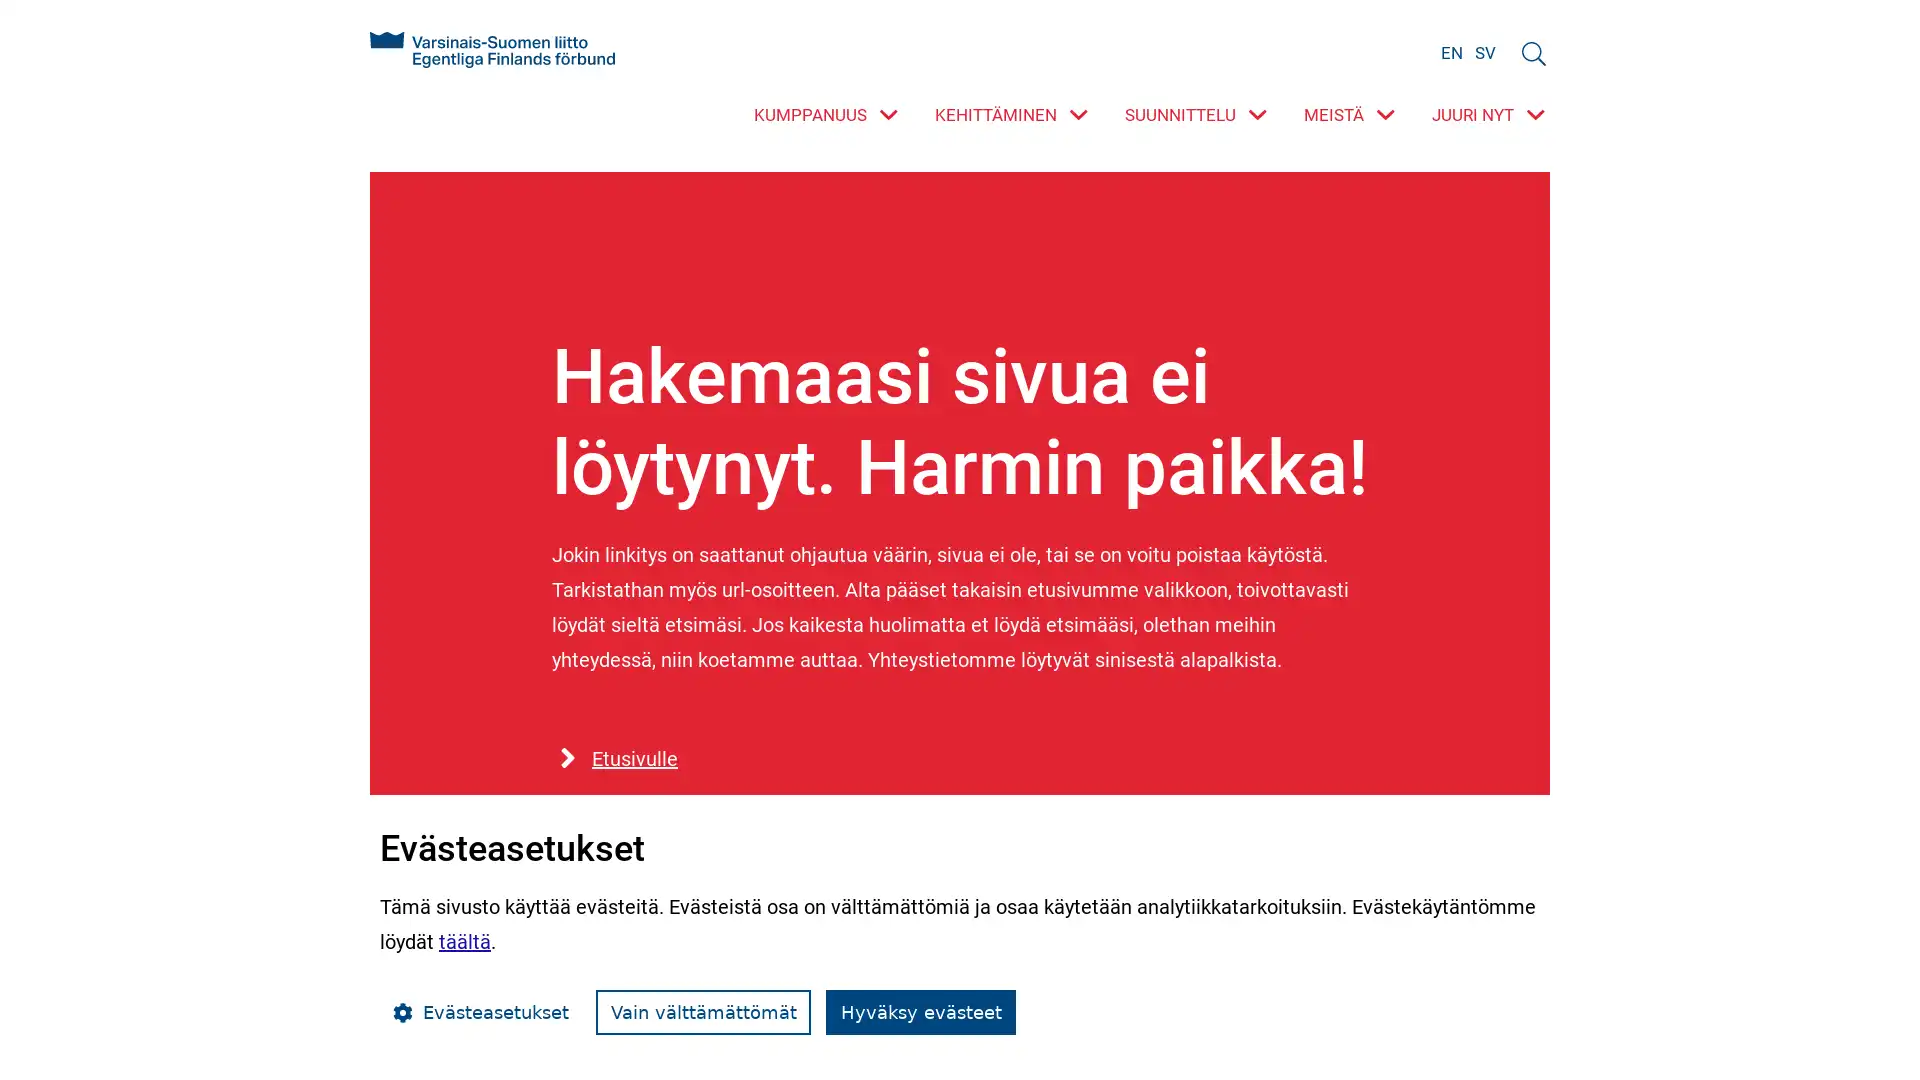 Image resolution: width=1920 pixels, height=1080 pixels. Describe the element at coordinates (480, 1012) in the screenshot. I see `Evasteasetukset` at that location.